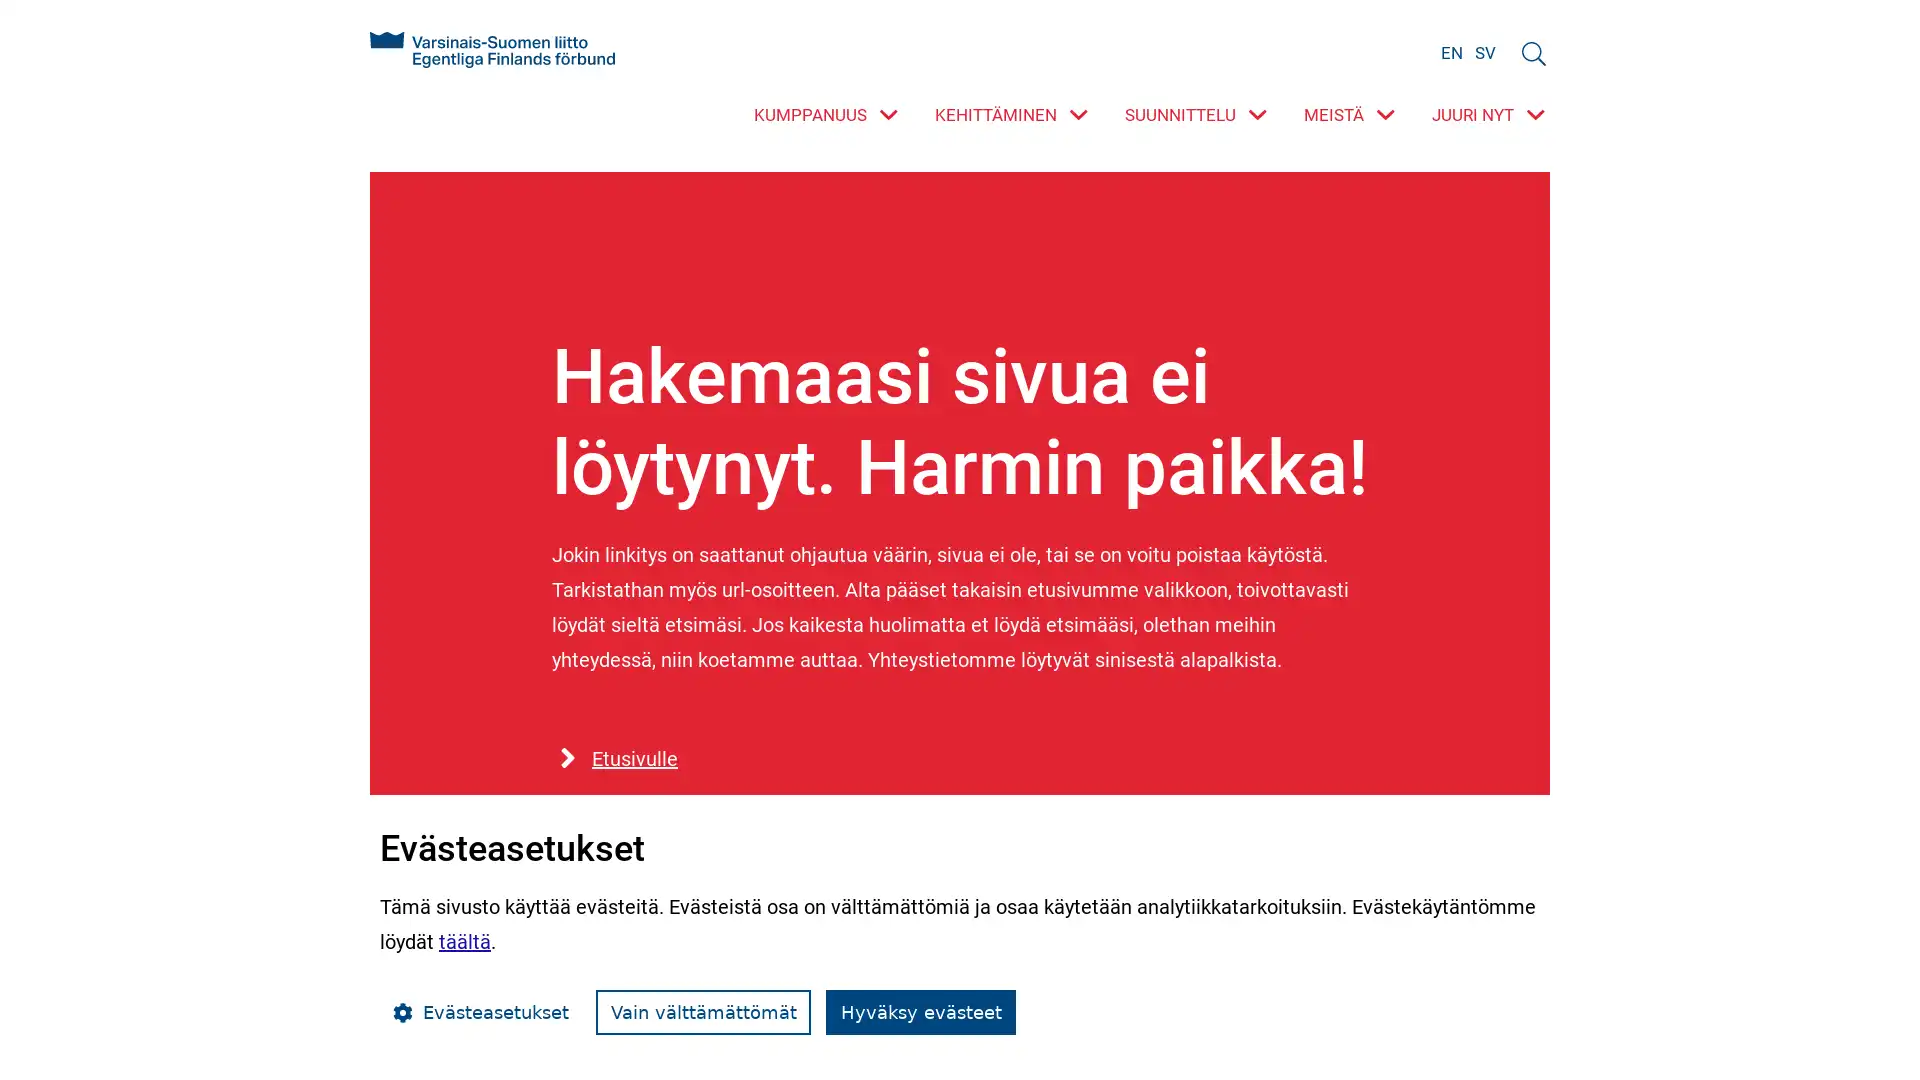 Image resolution: width=1920 pixels, height=1080 pixels. Describe the element at coordinates (480, 1012) in the screenshot. I see `Evasteasetukset` at that location.